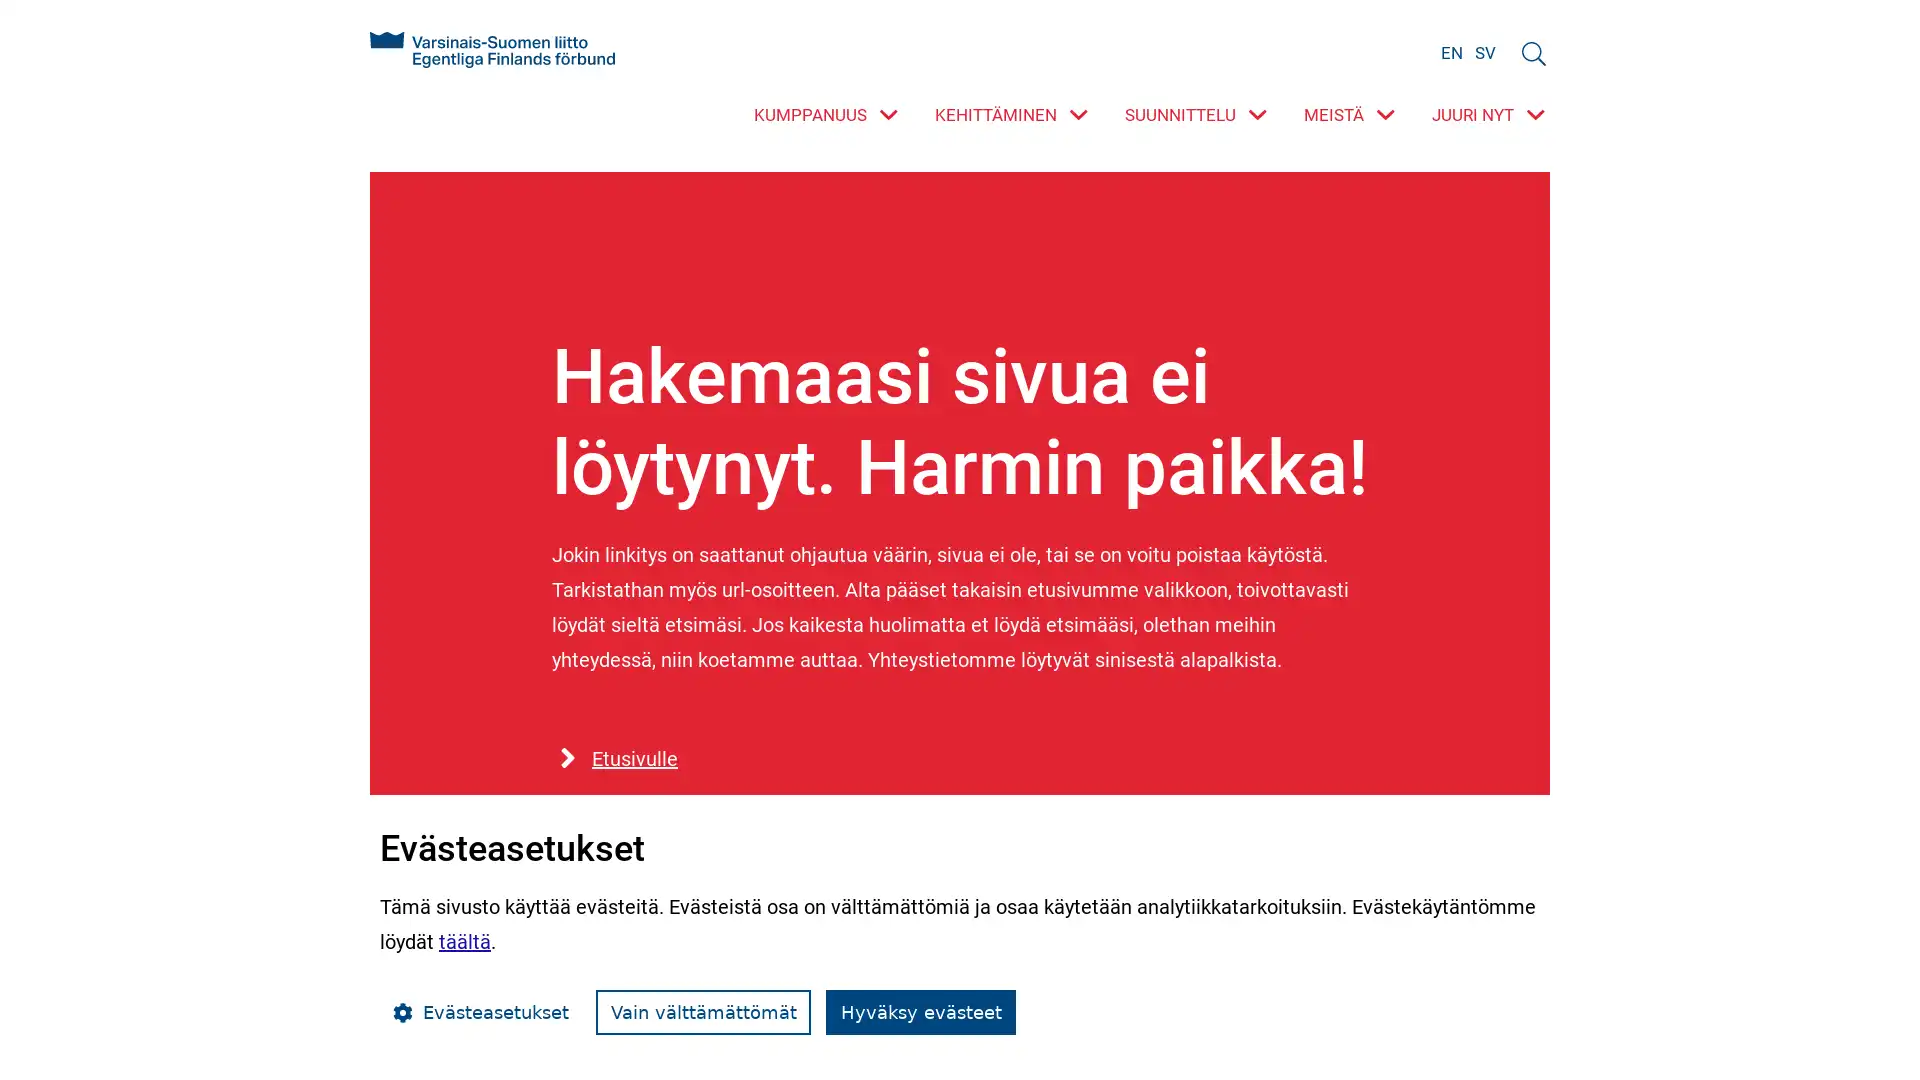 Image resolution: width=1920 pixels, height=1080 pixels. Describe the element at coordinates (480, 1012) in the screenshot. I see `Evasteasetukset` at that location.